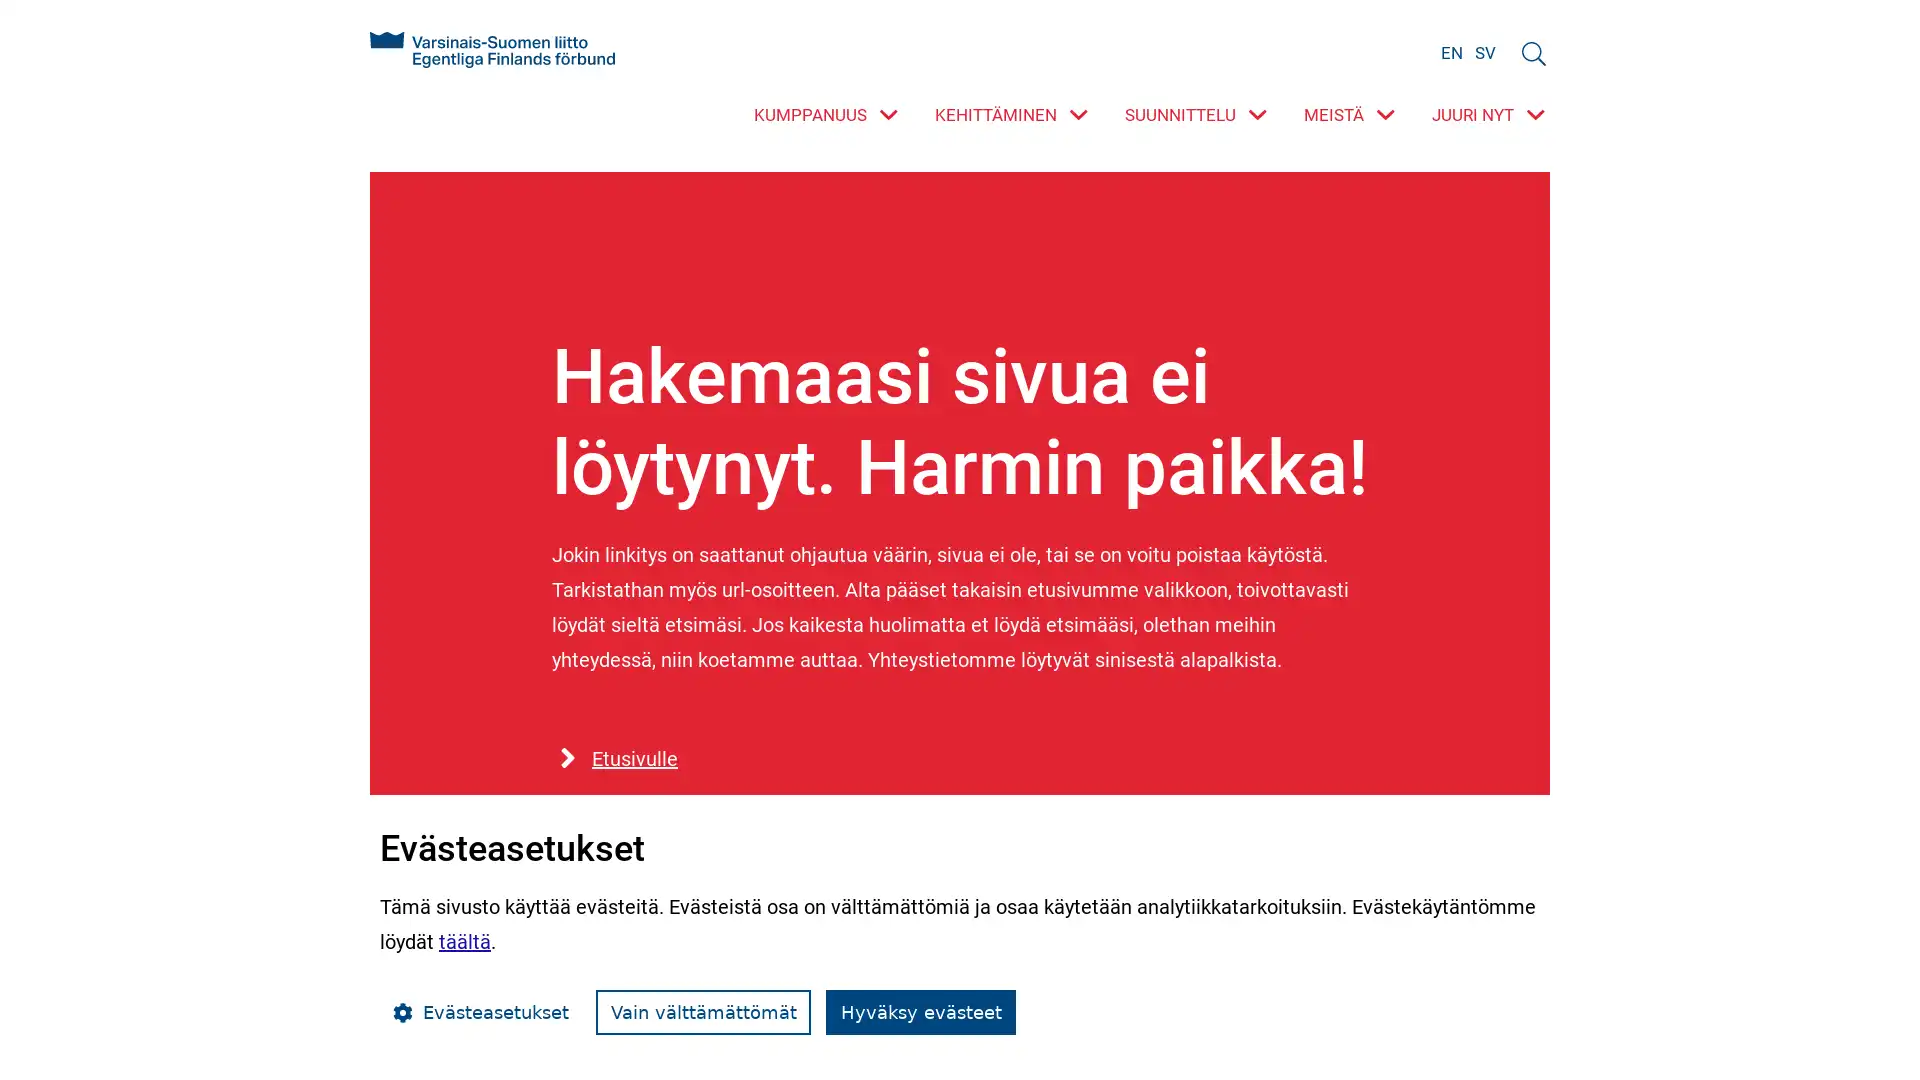 Image resolution: width=1920 pixels, height=1080 pixels. Describe the element at coordinates (480, 1012) in the screenshot. I see `Evasteasetukset` at that location.